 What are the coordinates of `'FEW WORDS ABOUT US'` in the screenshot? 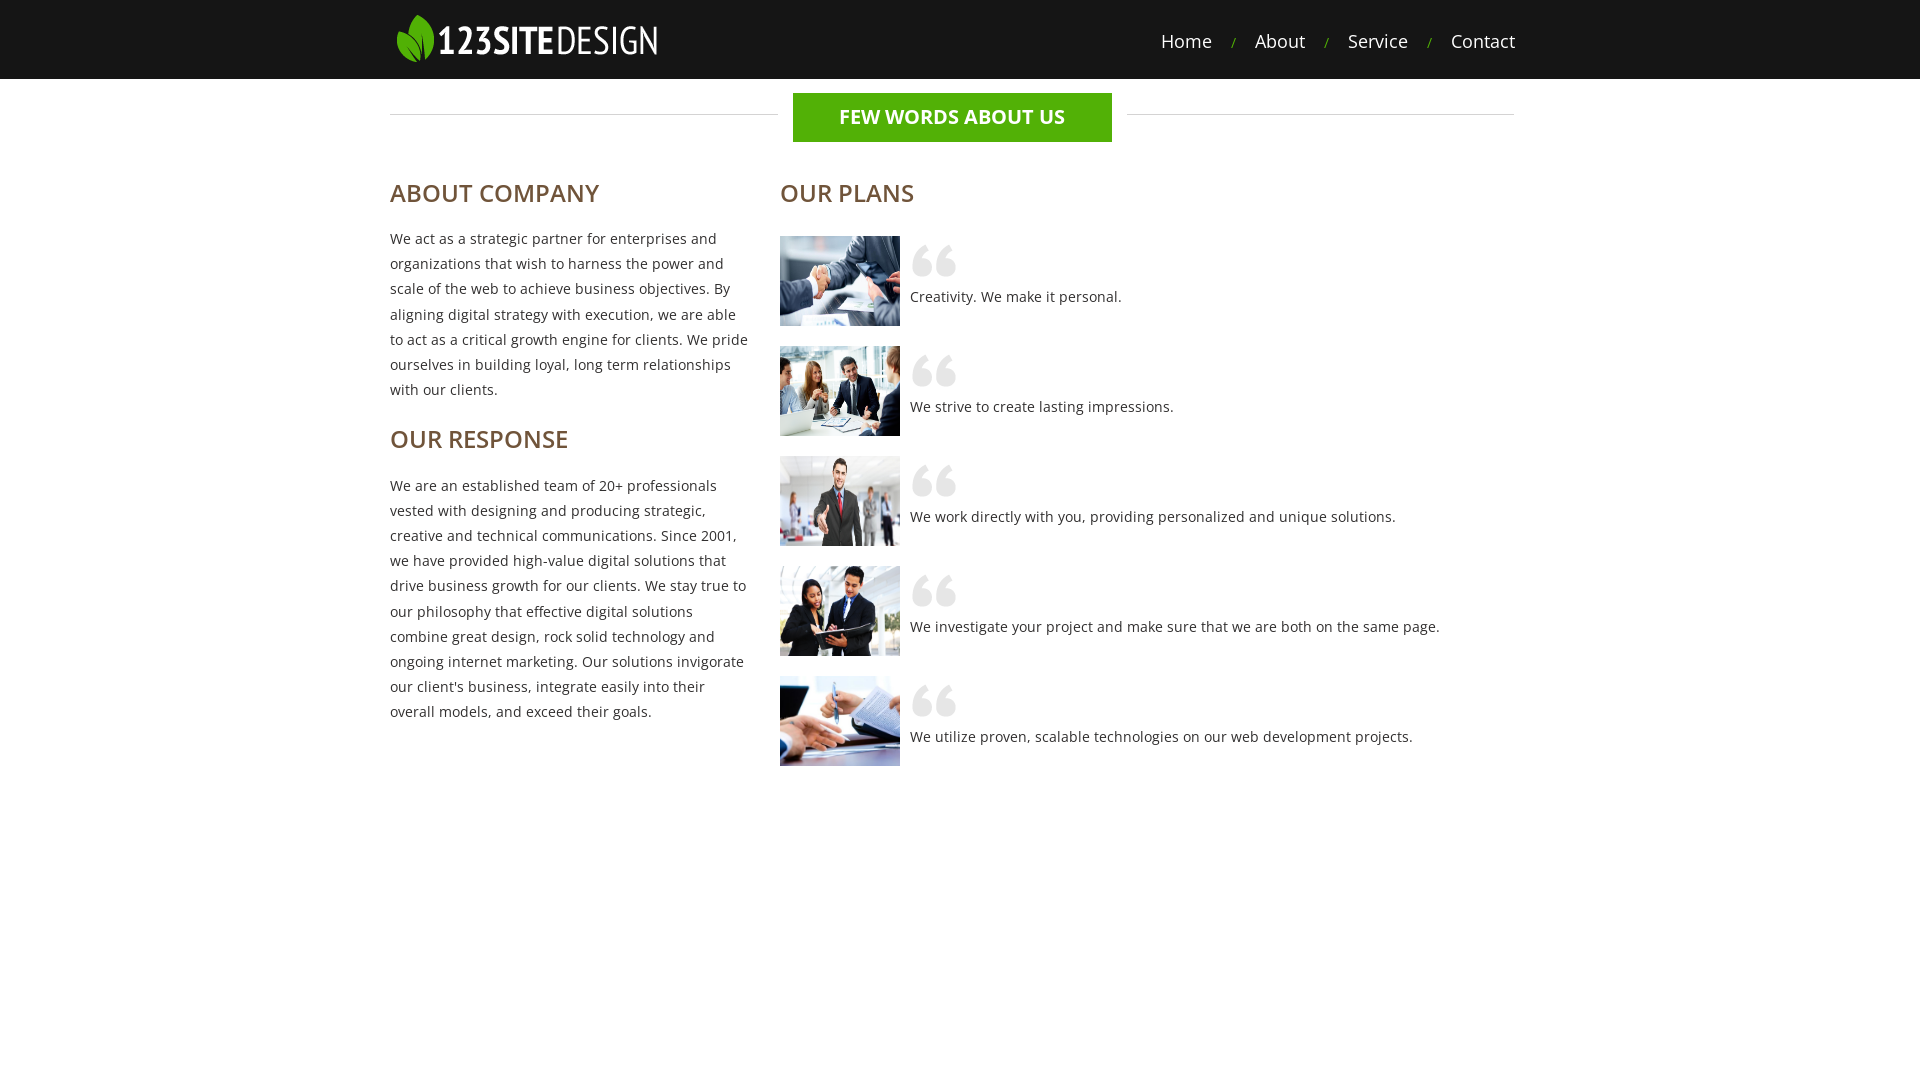 It's located at (951, 117).